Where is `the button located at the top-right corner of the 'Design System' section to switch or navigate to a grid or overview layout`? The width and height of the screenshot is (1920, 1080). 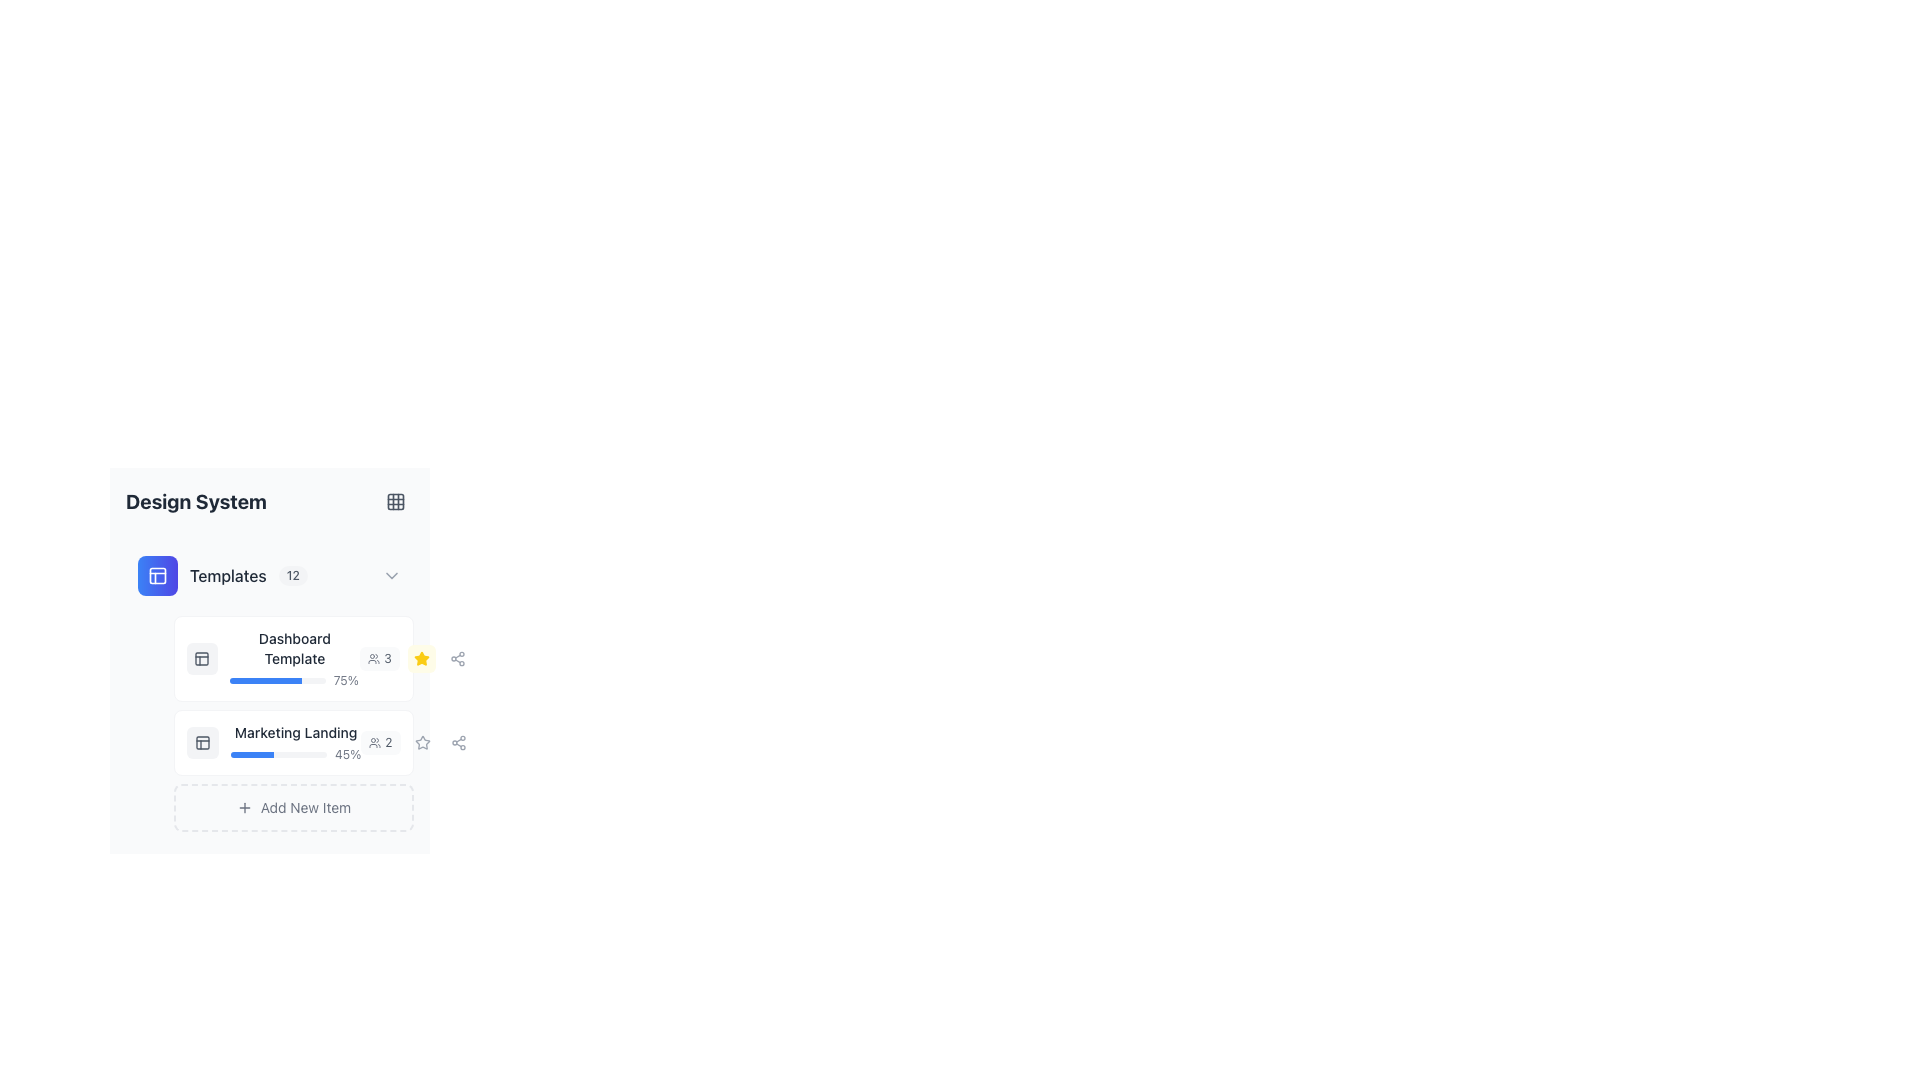
the button located at the top-right corner of the 'Design System' section to switch or navigate to a grid or overview layout is located at coordinates (395, 500).